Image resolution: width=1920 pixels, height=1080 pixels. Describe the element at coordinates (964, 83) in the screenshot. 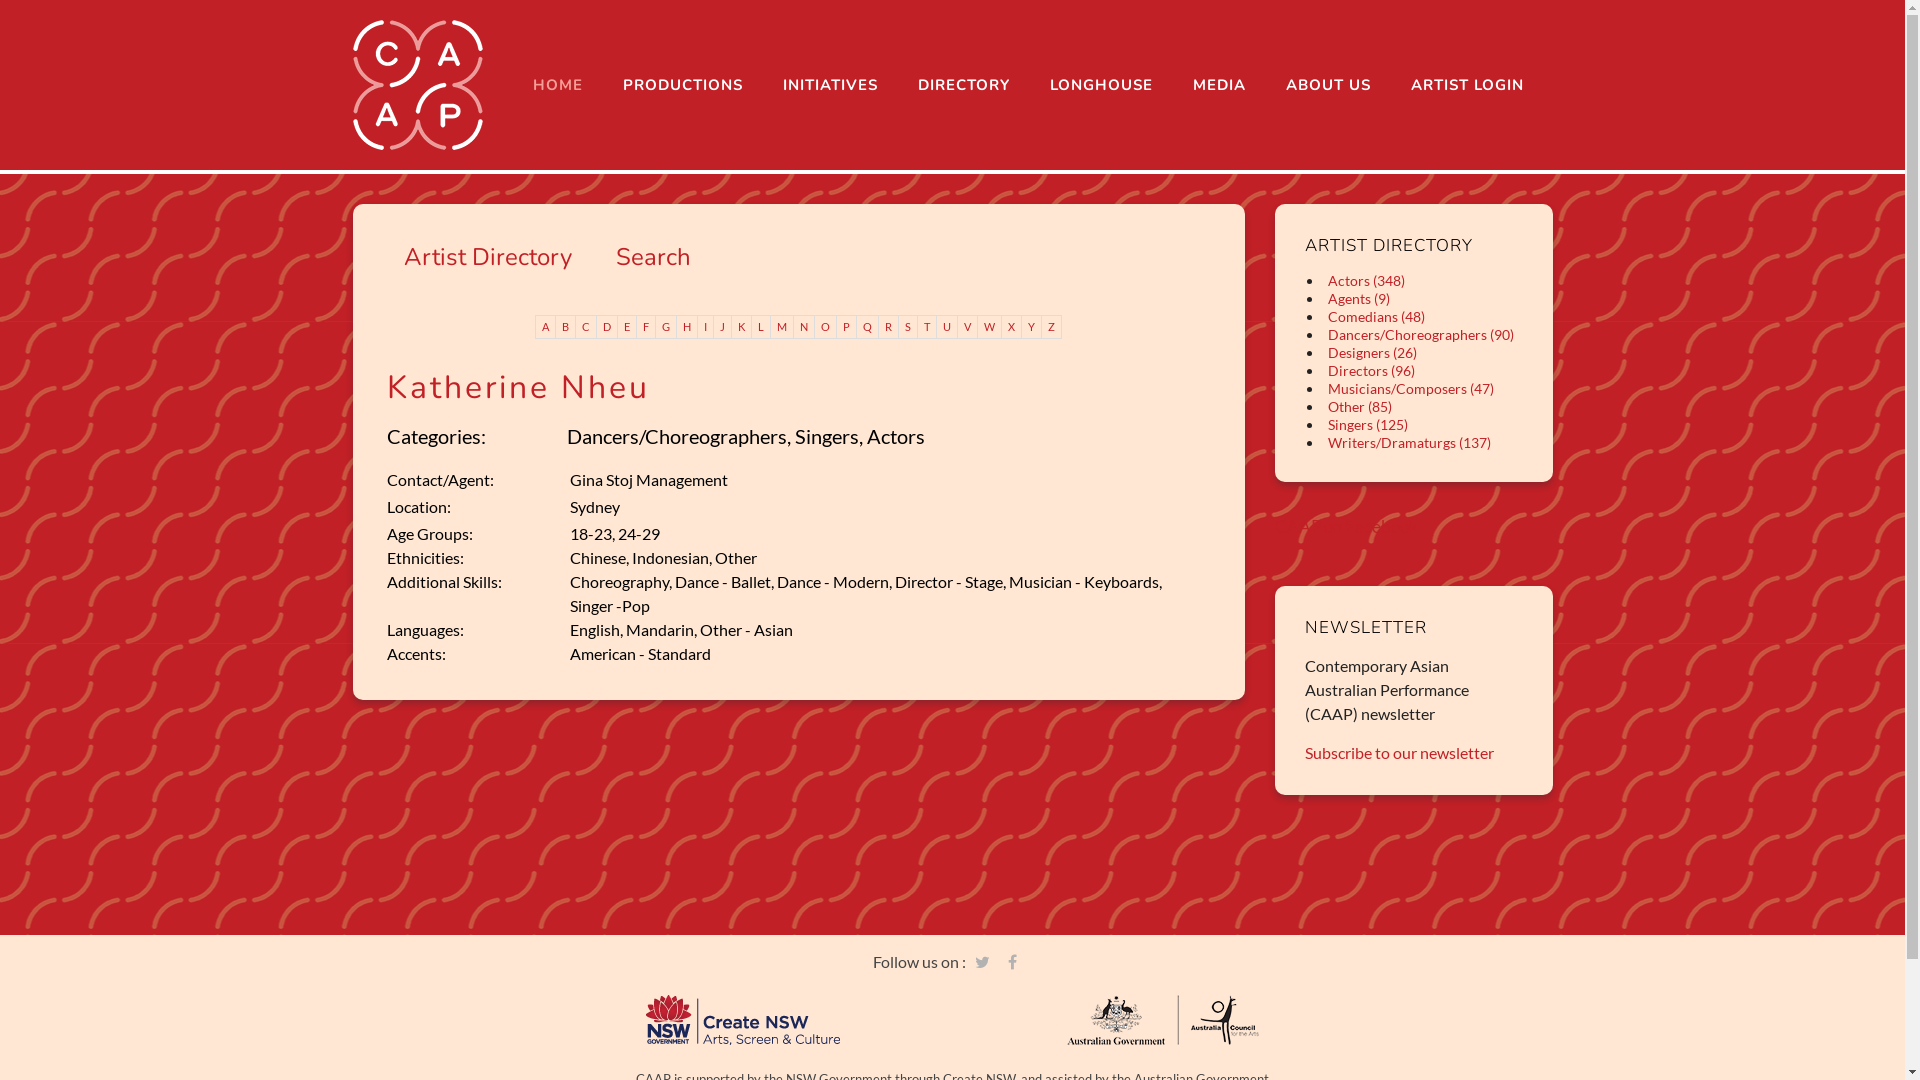

I see `'DIRECTORY'` at that location.